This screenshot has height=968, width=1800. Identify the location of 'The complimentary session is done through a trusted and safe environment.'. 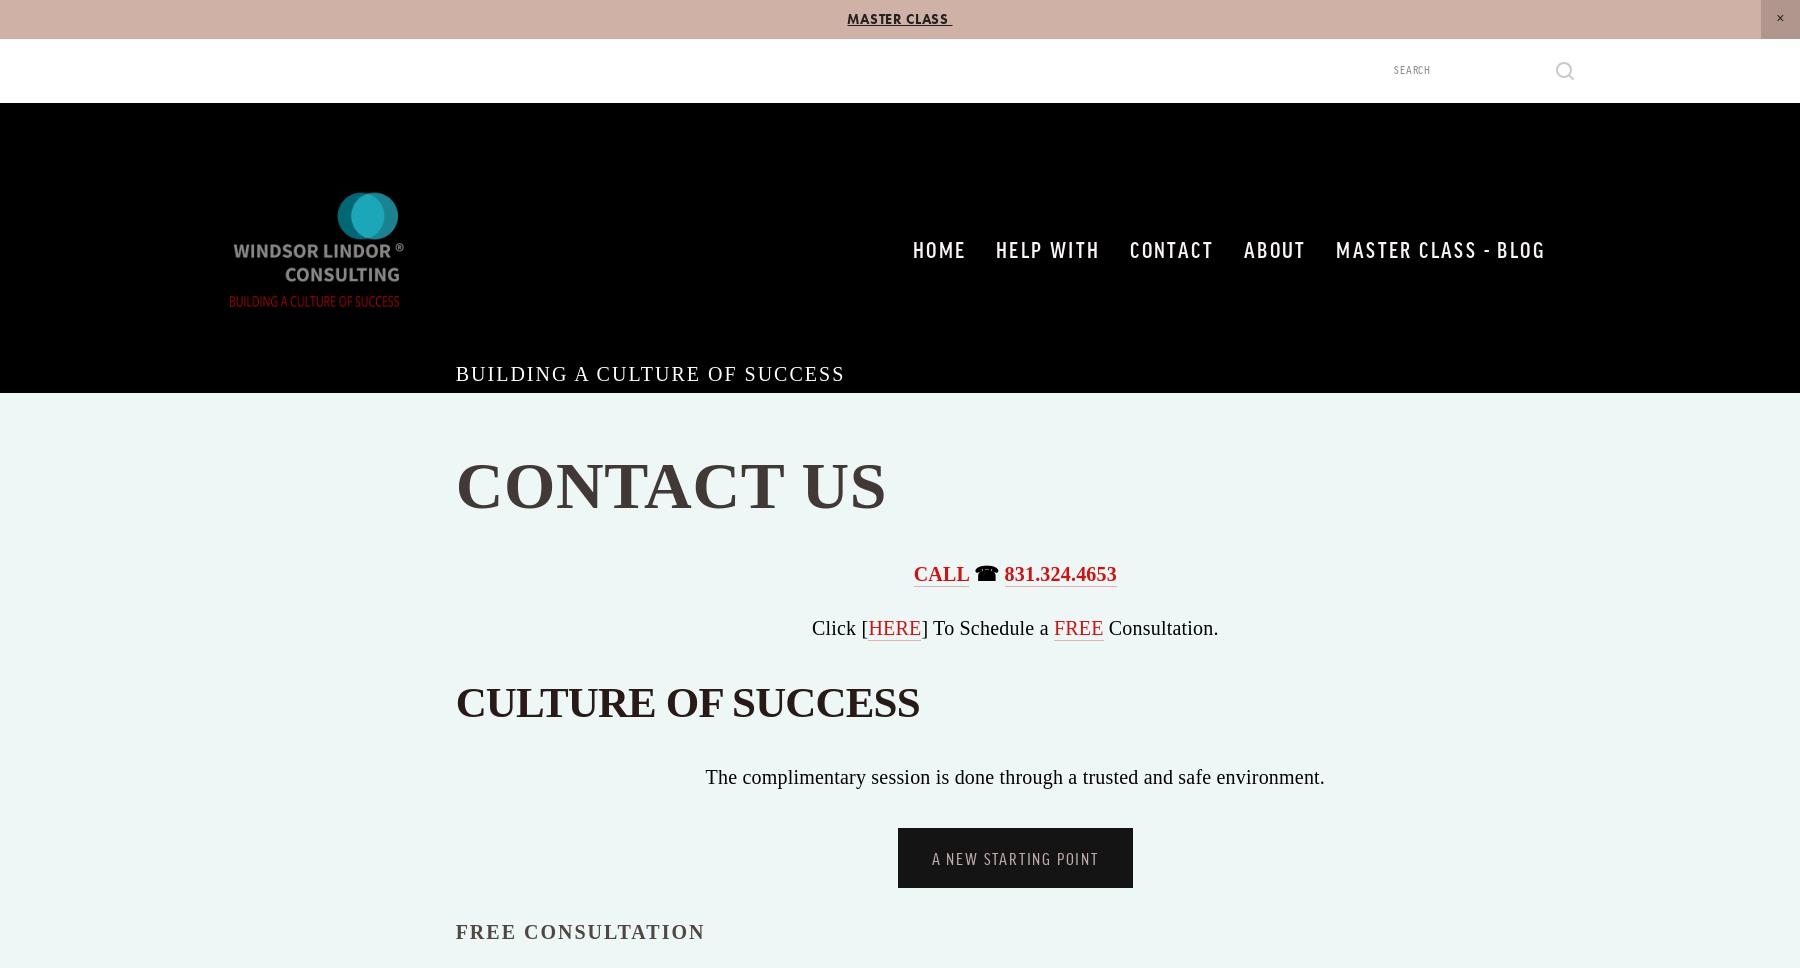
(1015, 775).